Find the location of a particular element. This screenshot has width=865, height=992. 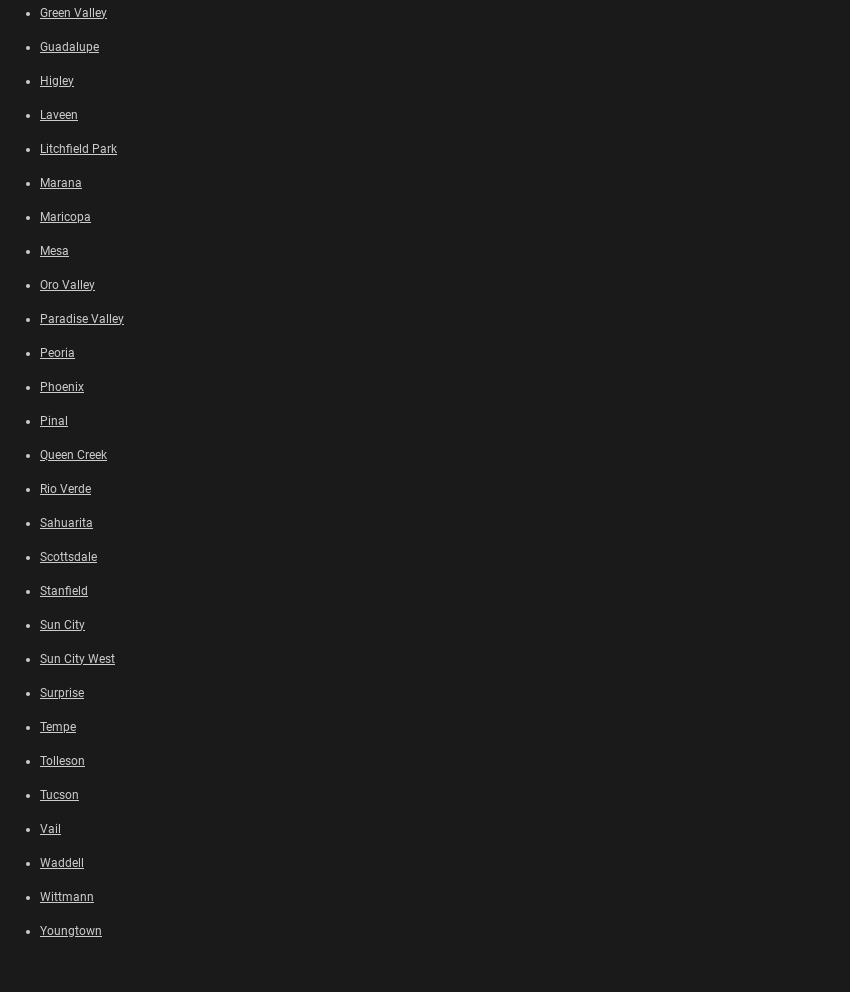

'Youngtown' is located at coordinates (39, 929).